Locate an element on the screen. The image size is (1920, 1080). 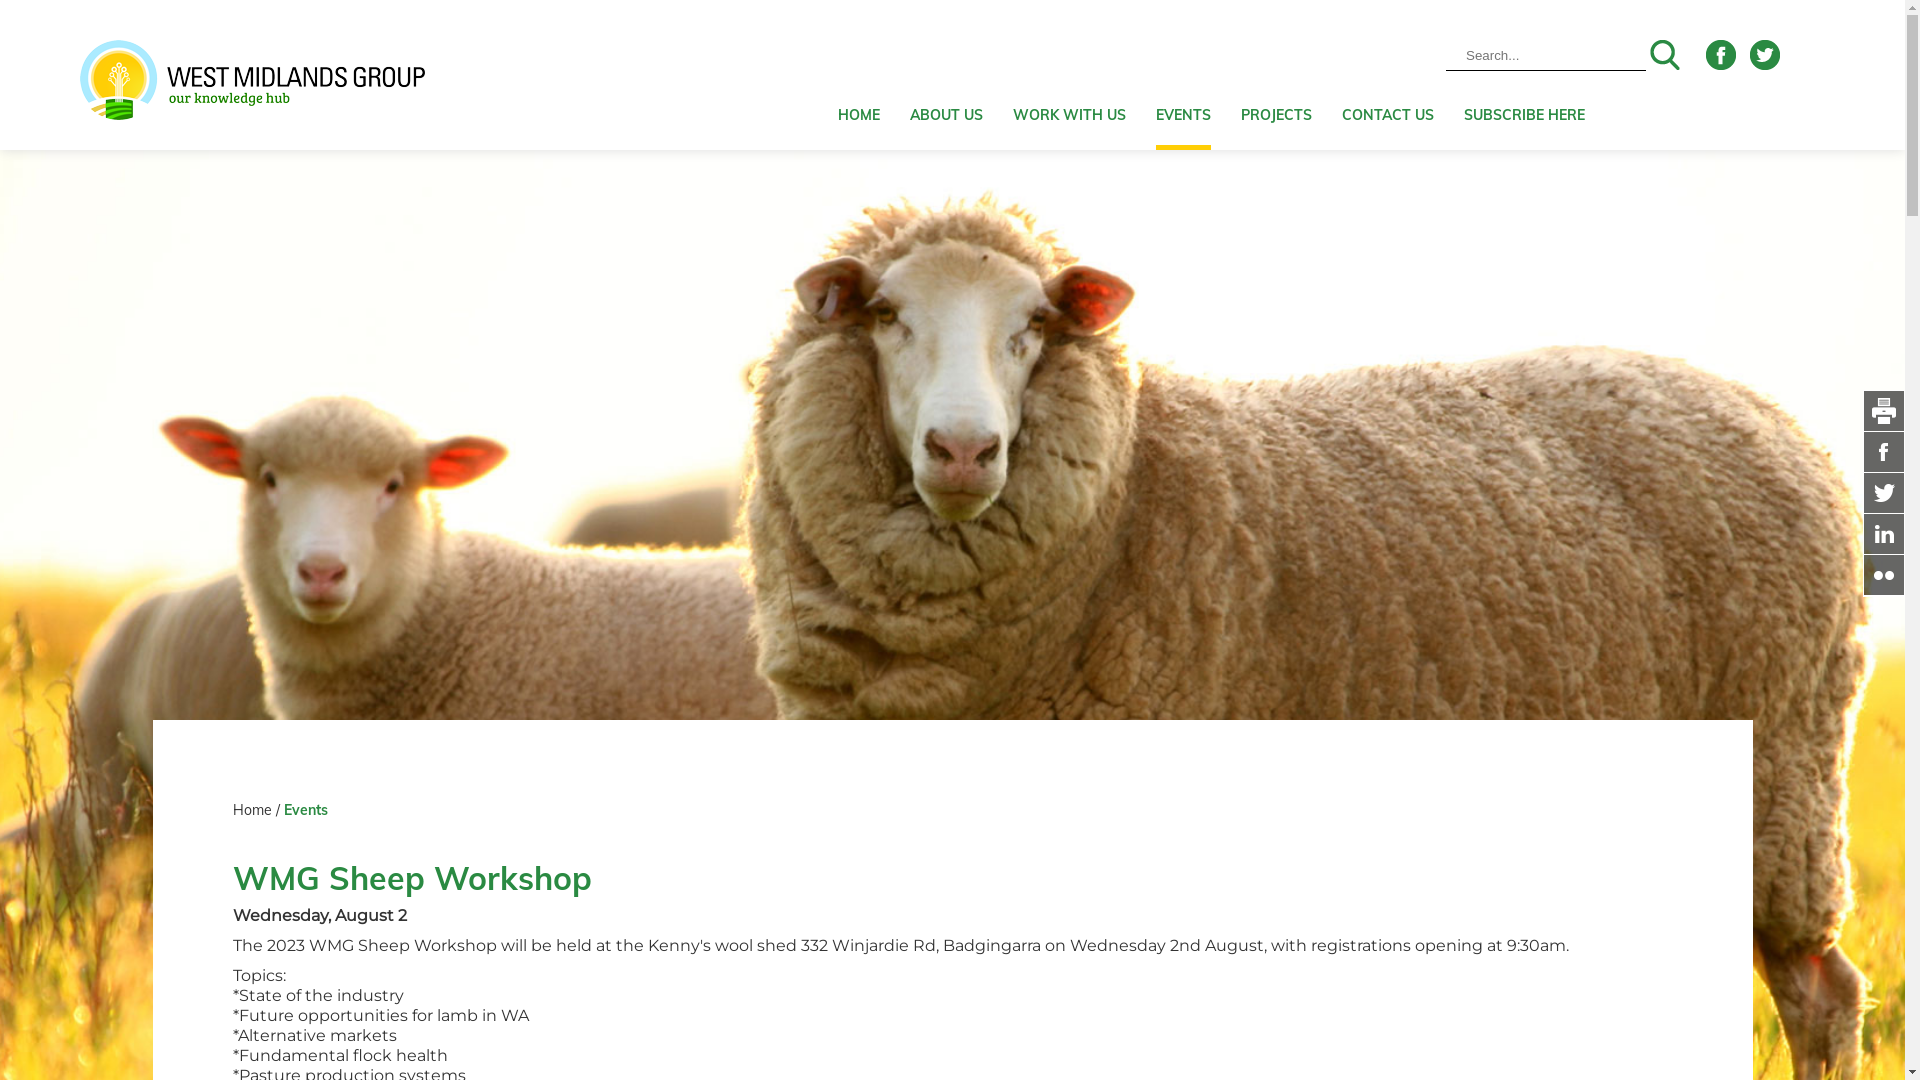
'Skip to main content' is located at coordinates (0, 0).